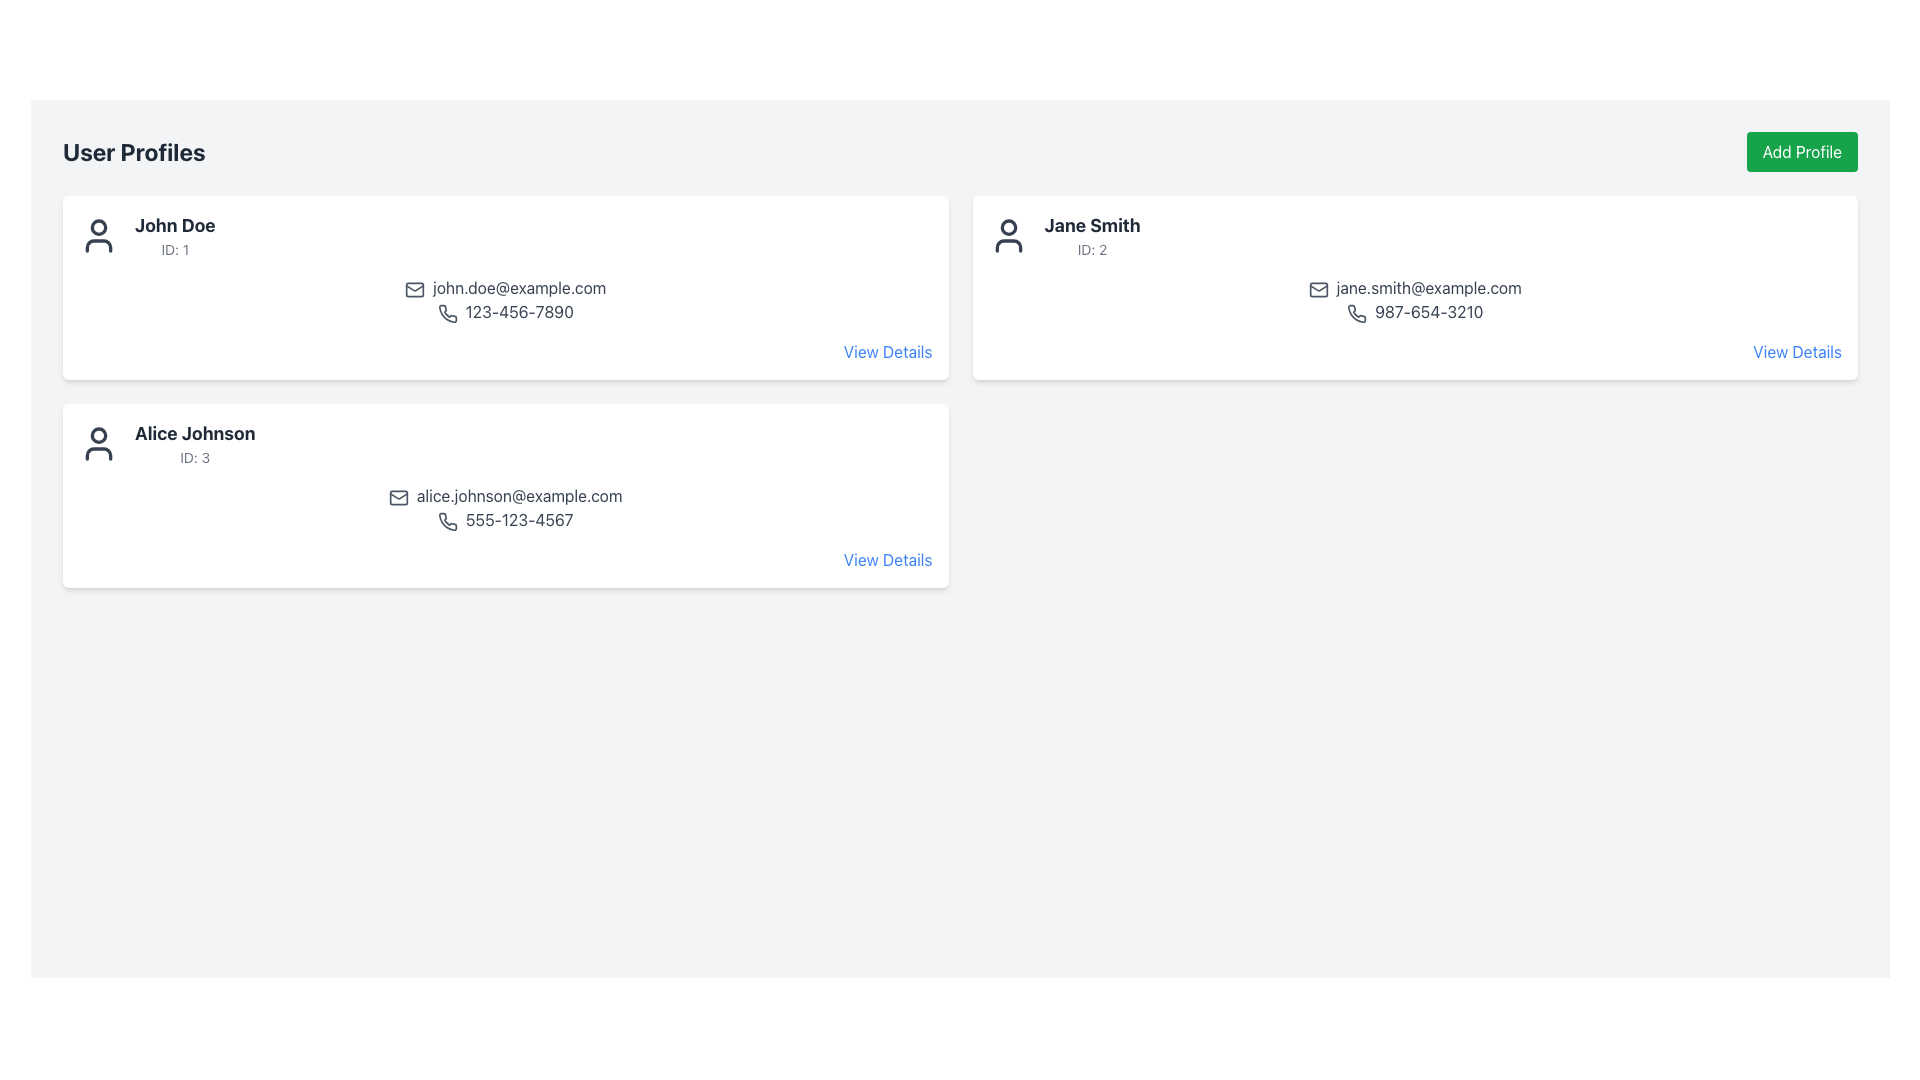  I want to click on the phone icon located next to the phone number text '555-123-4567' in the second user profile, so click(446, 520).